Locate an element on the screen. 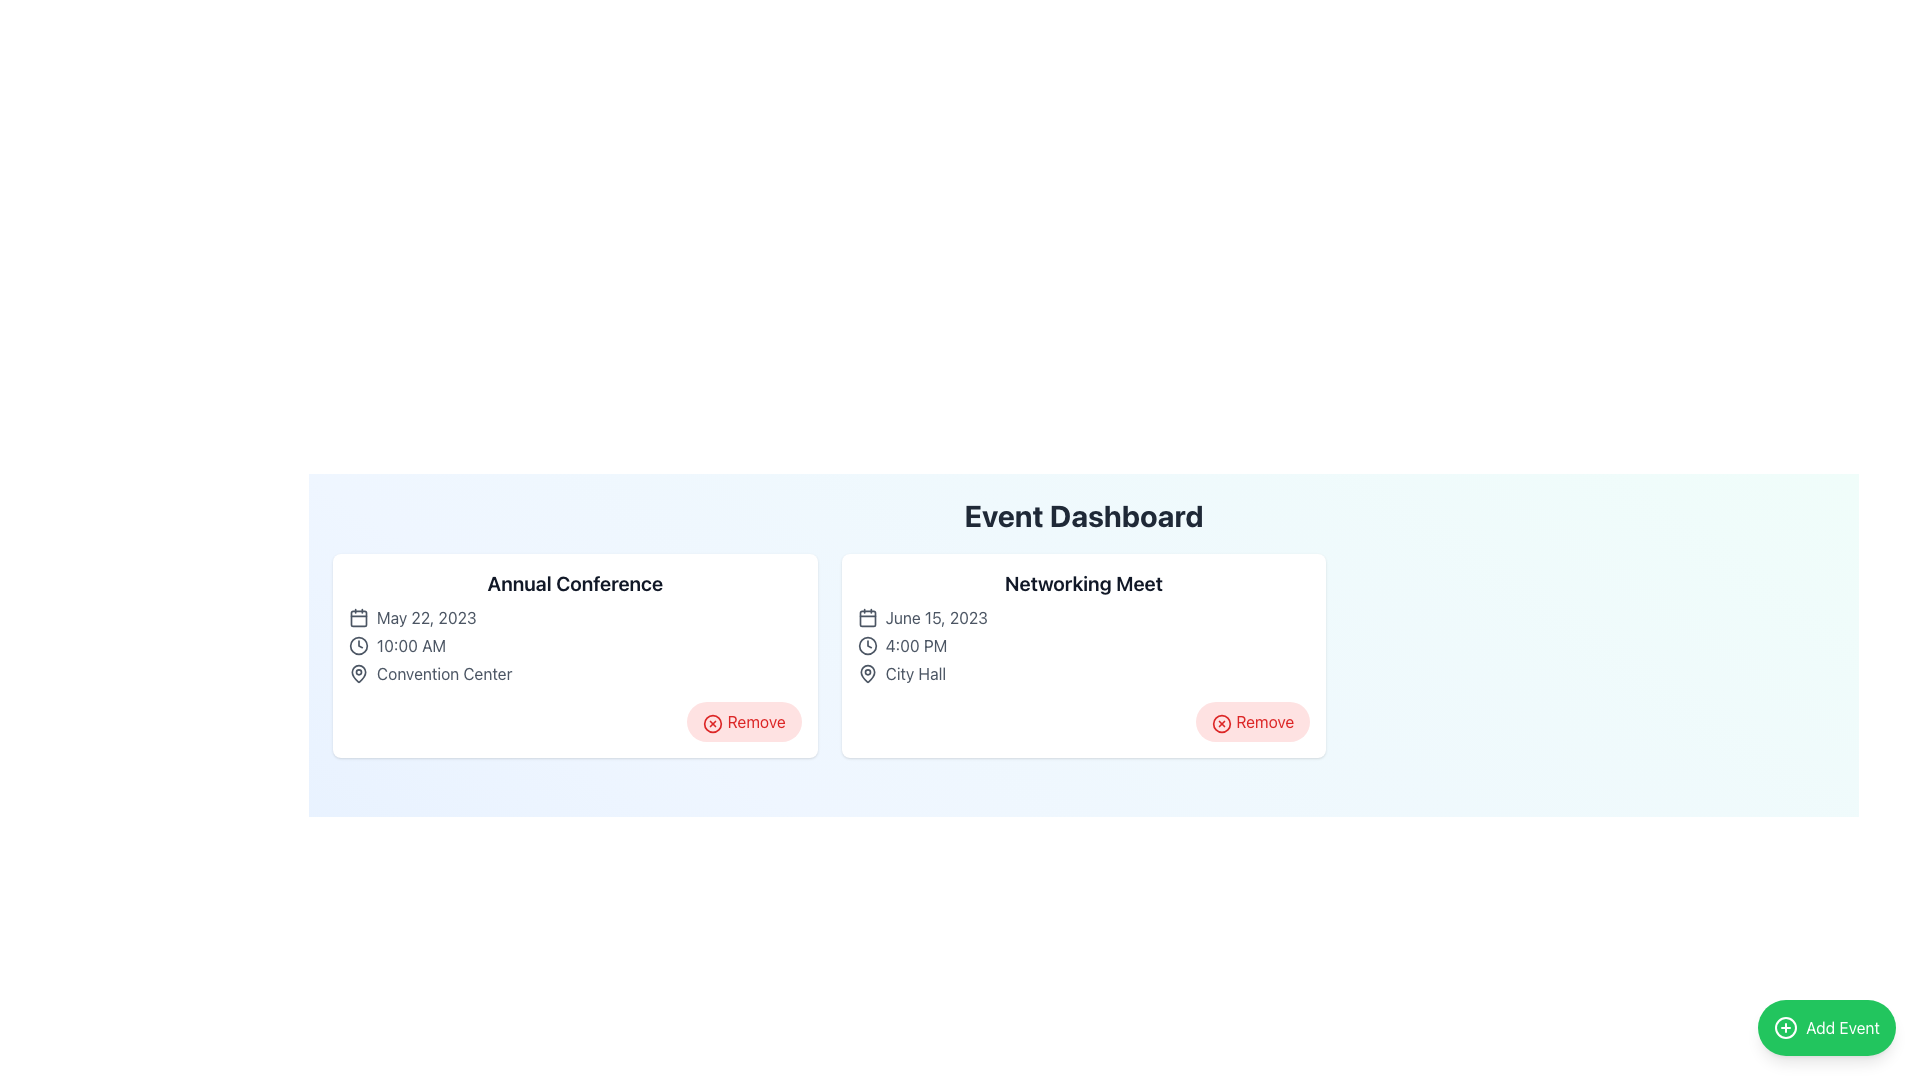 This screenshot has width=1920, height=1080. text content of the Text label that displays the location for the 'Annual Conference' event, which is situated below the time details and above the 'Remove' button is located at coordinates (443, 674).